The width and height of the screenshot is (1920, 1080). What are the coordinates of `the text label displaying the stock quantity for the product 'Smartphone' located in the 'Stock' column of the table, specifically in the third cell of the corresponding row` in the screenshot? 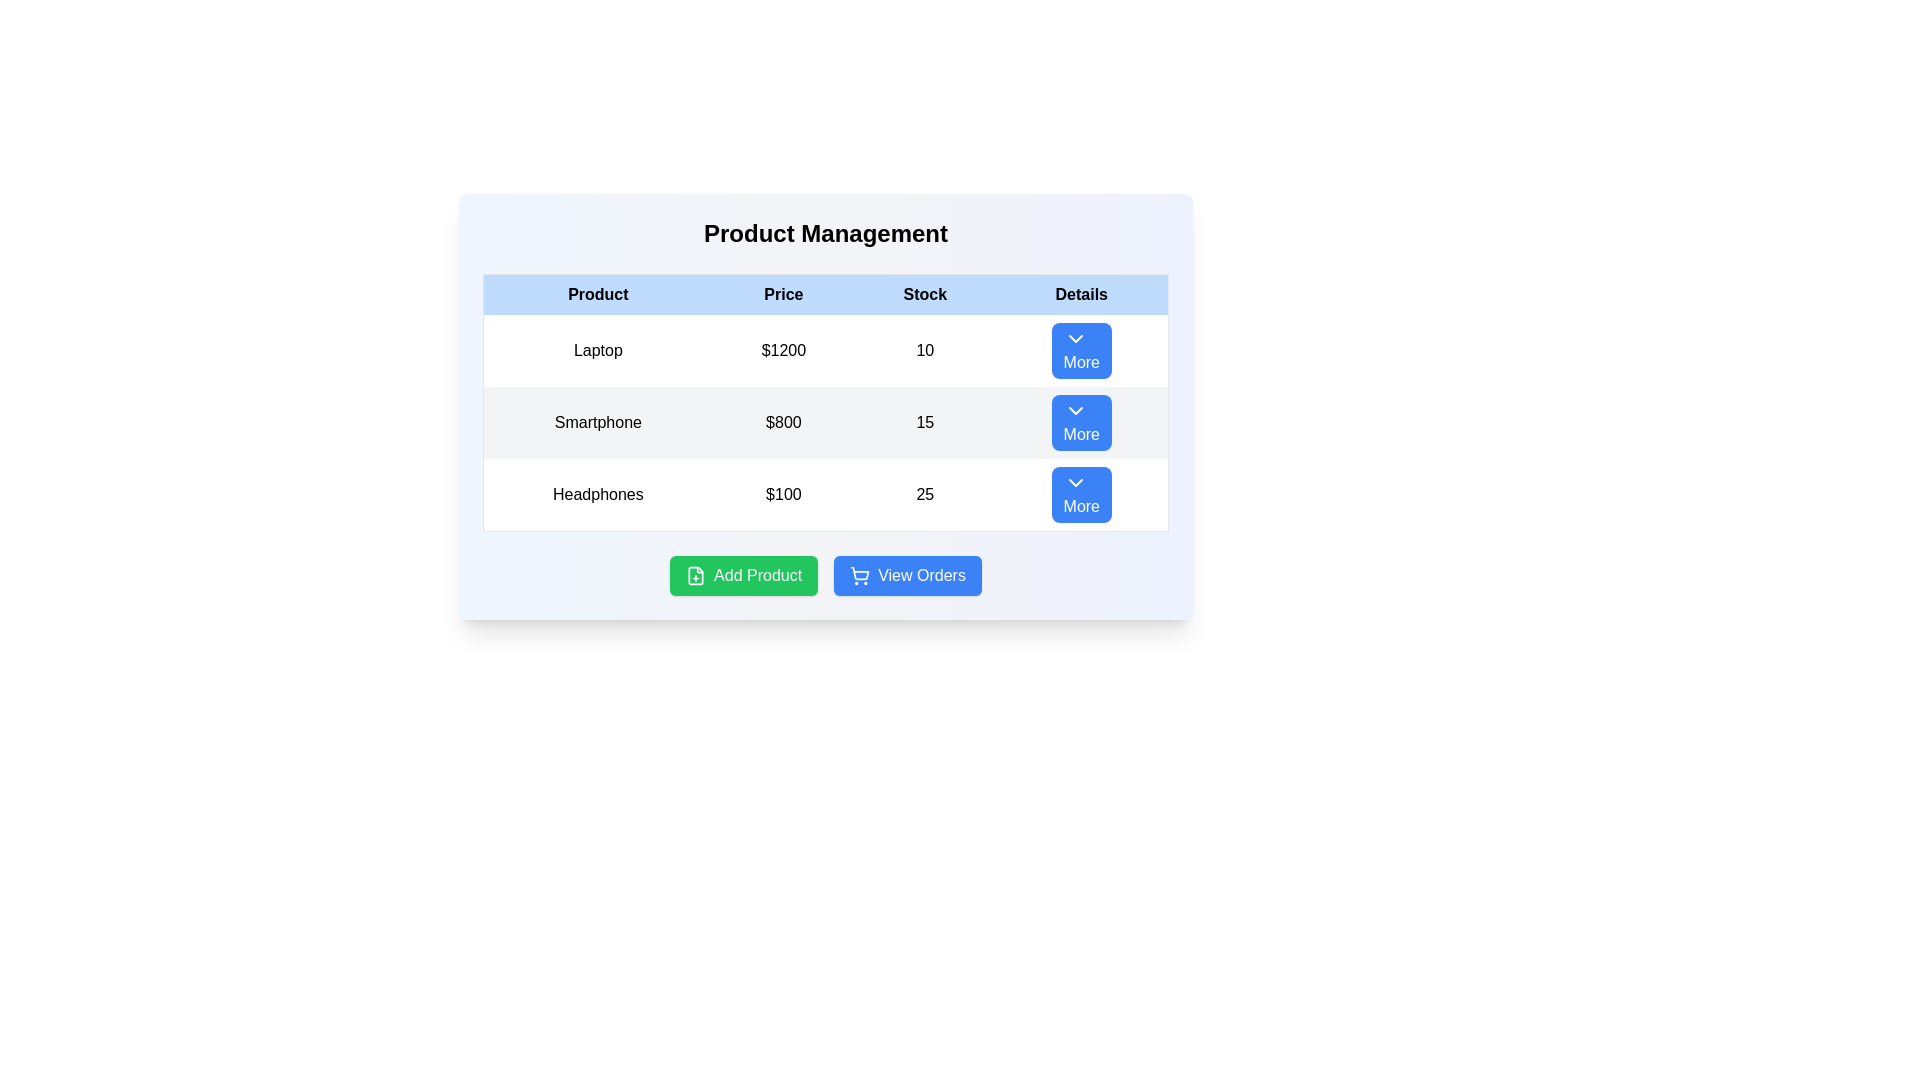 It's located at (924, 422).